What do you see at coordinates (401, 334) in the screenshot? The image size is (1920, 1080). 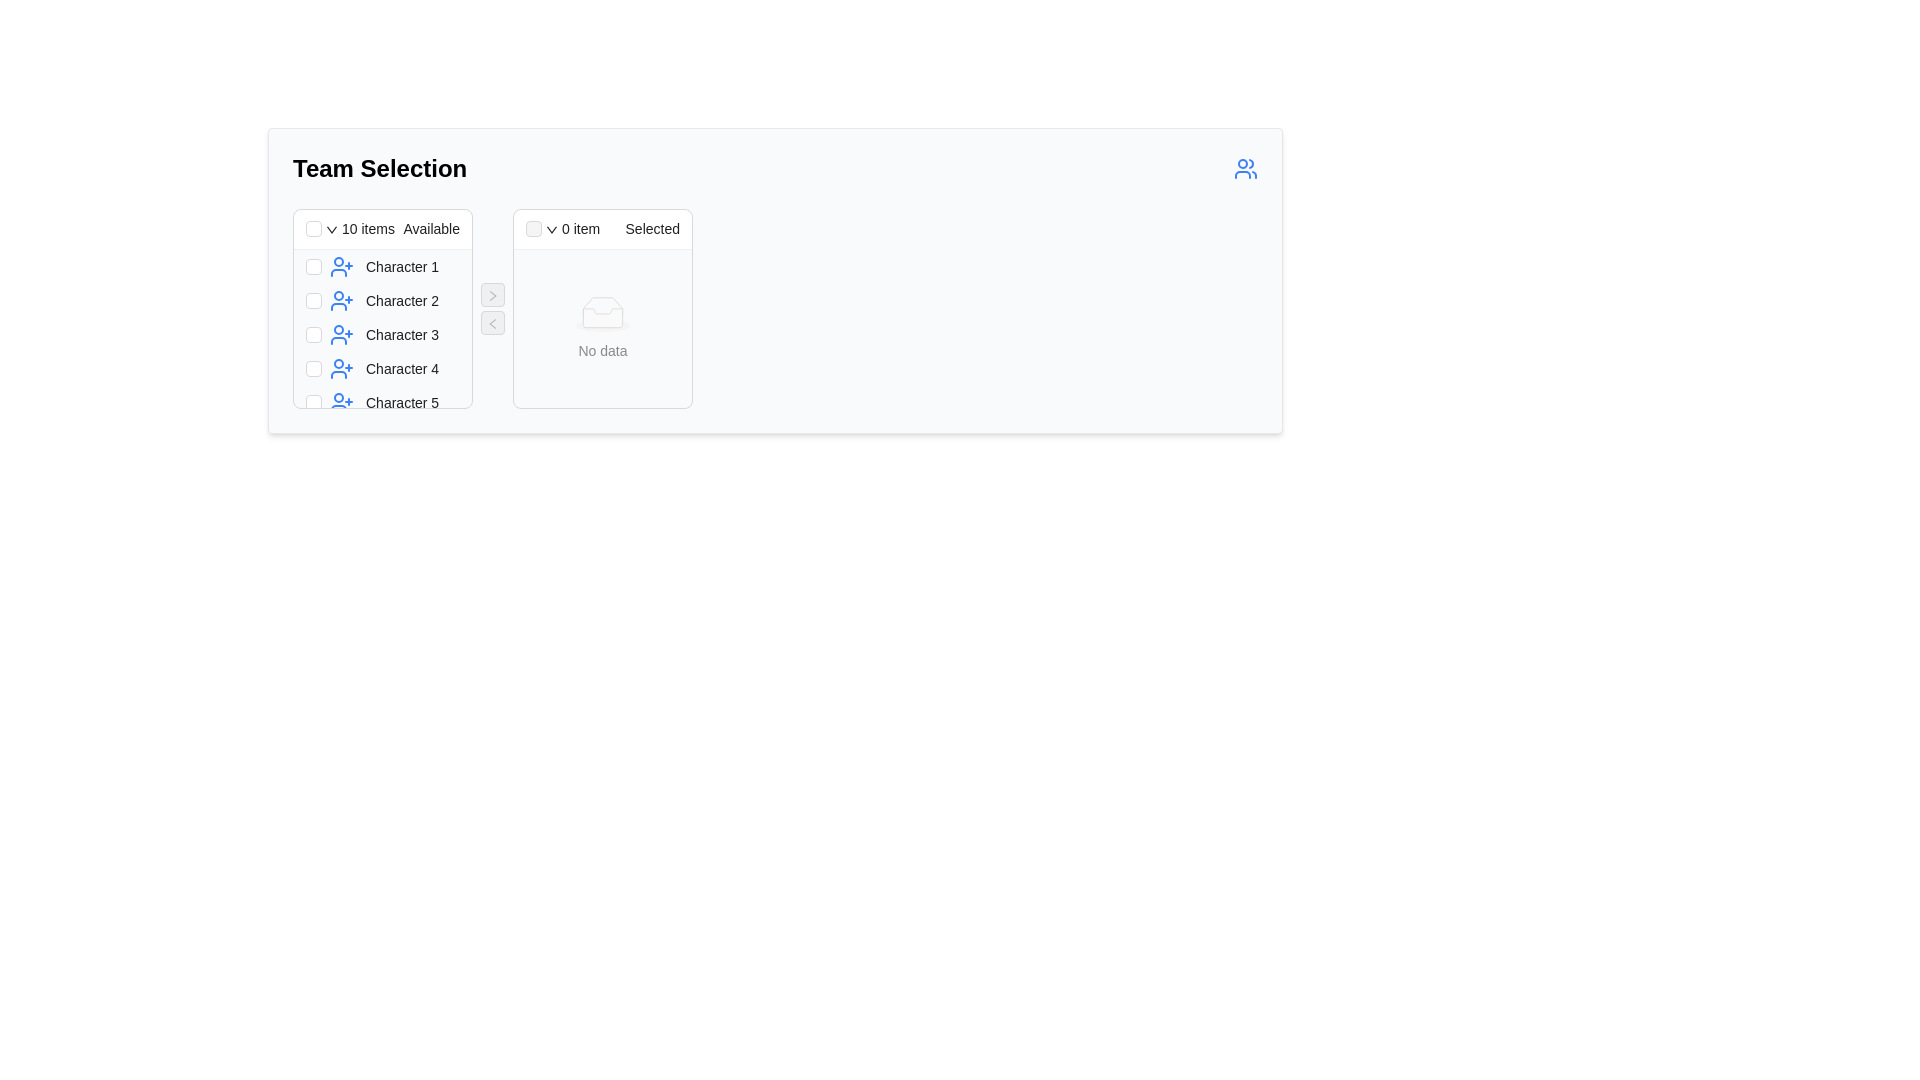 I see `the label for 'Character 3', which is the third item in the list under '10 items Available', positioned between 'Character 2' and 'Character 4'` at bounding box center [401, 334].